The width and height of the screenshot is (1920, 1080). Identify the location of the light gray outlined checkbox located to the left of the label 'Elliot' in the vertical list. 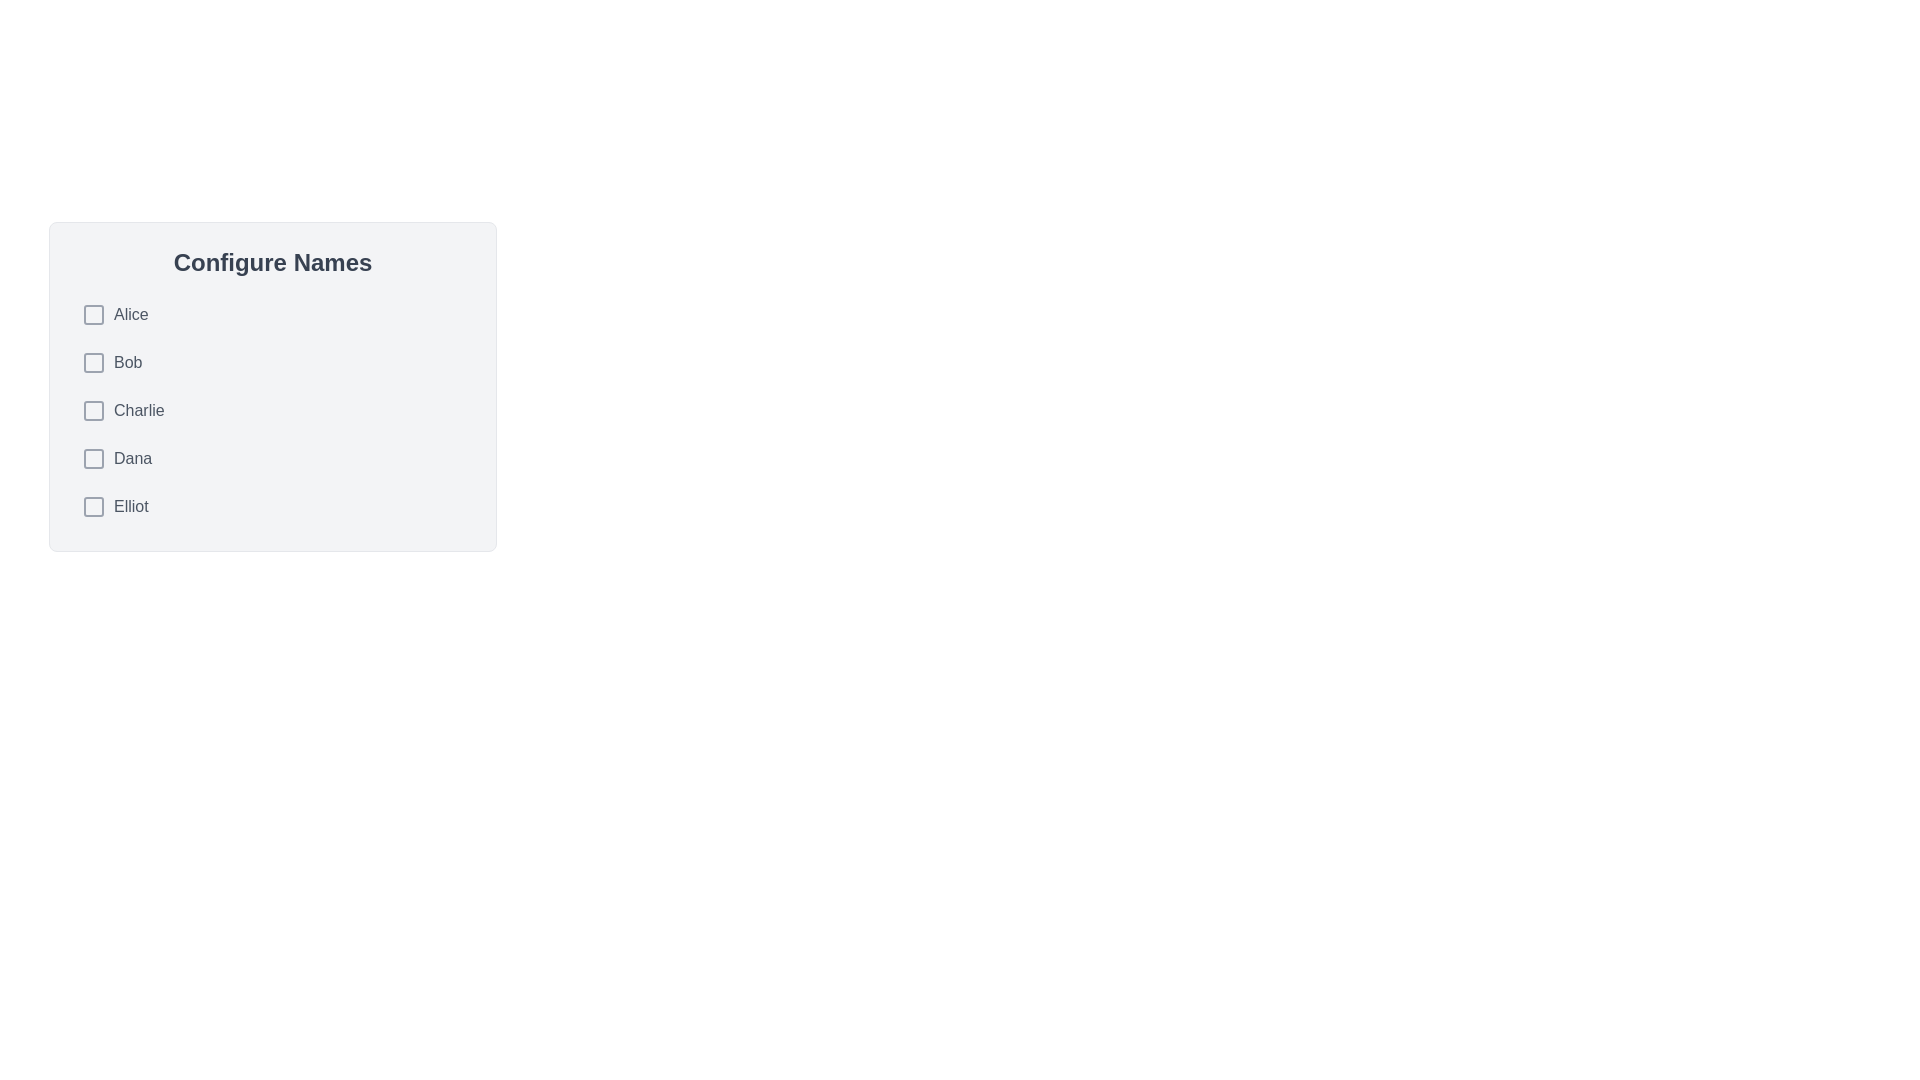
(93, 505).